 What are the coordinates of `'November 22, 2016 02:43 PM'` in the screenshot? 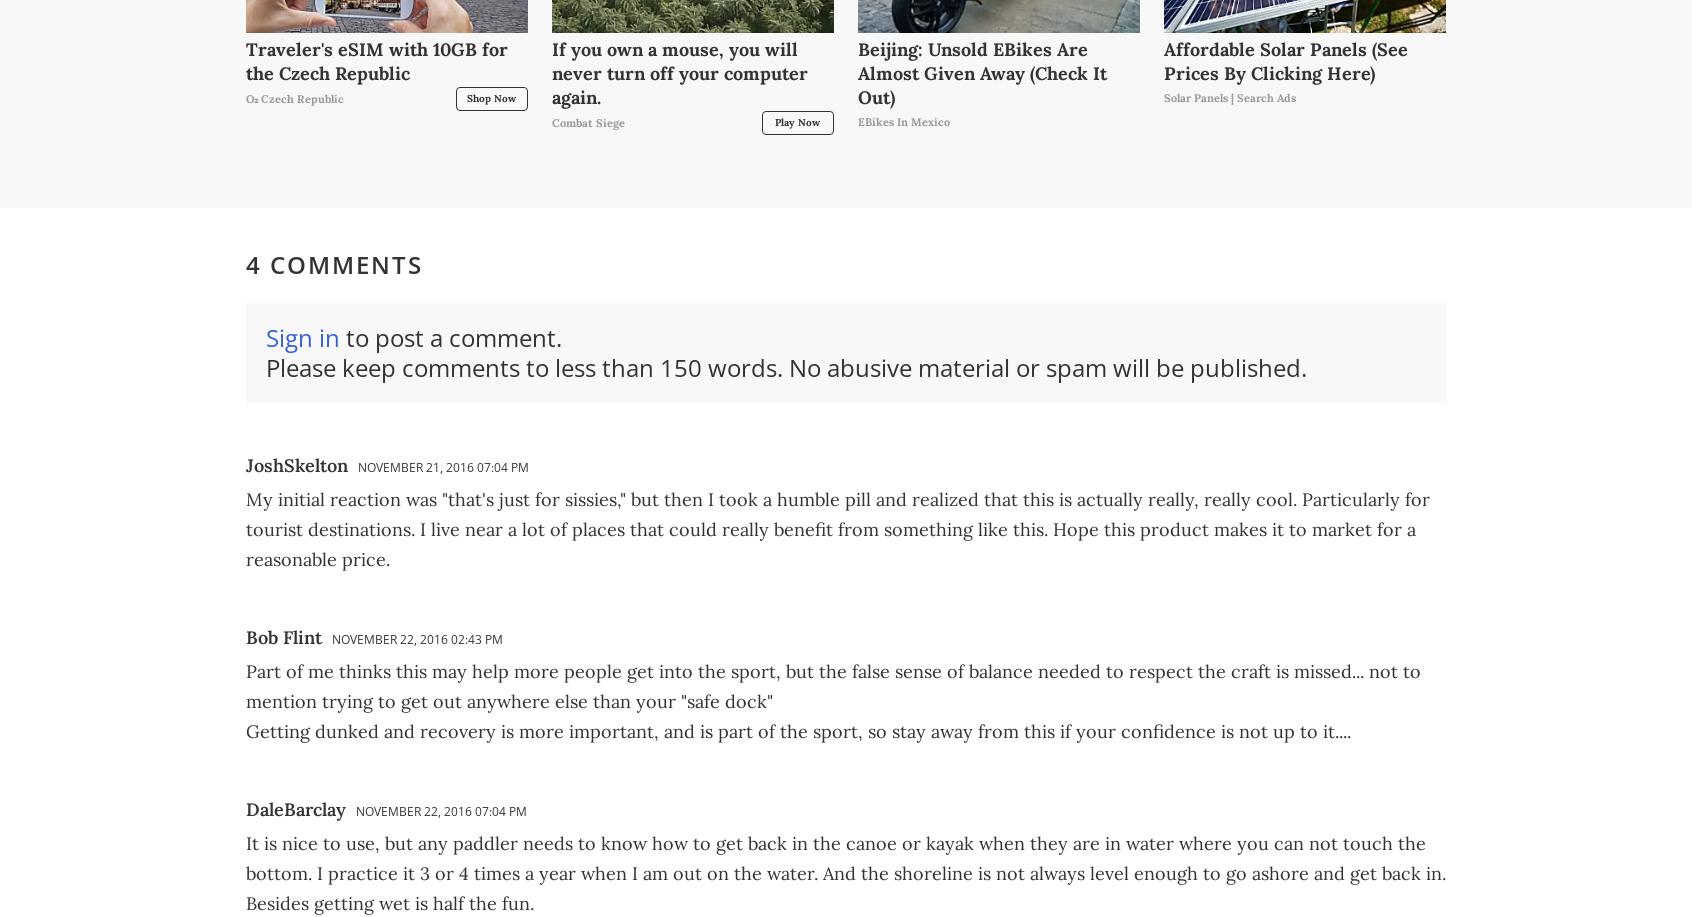 It's located at (330, 637).